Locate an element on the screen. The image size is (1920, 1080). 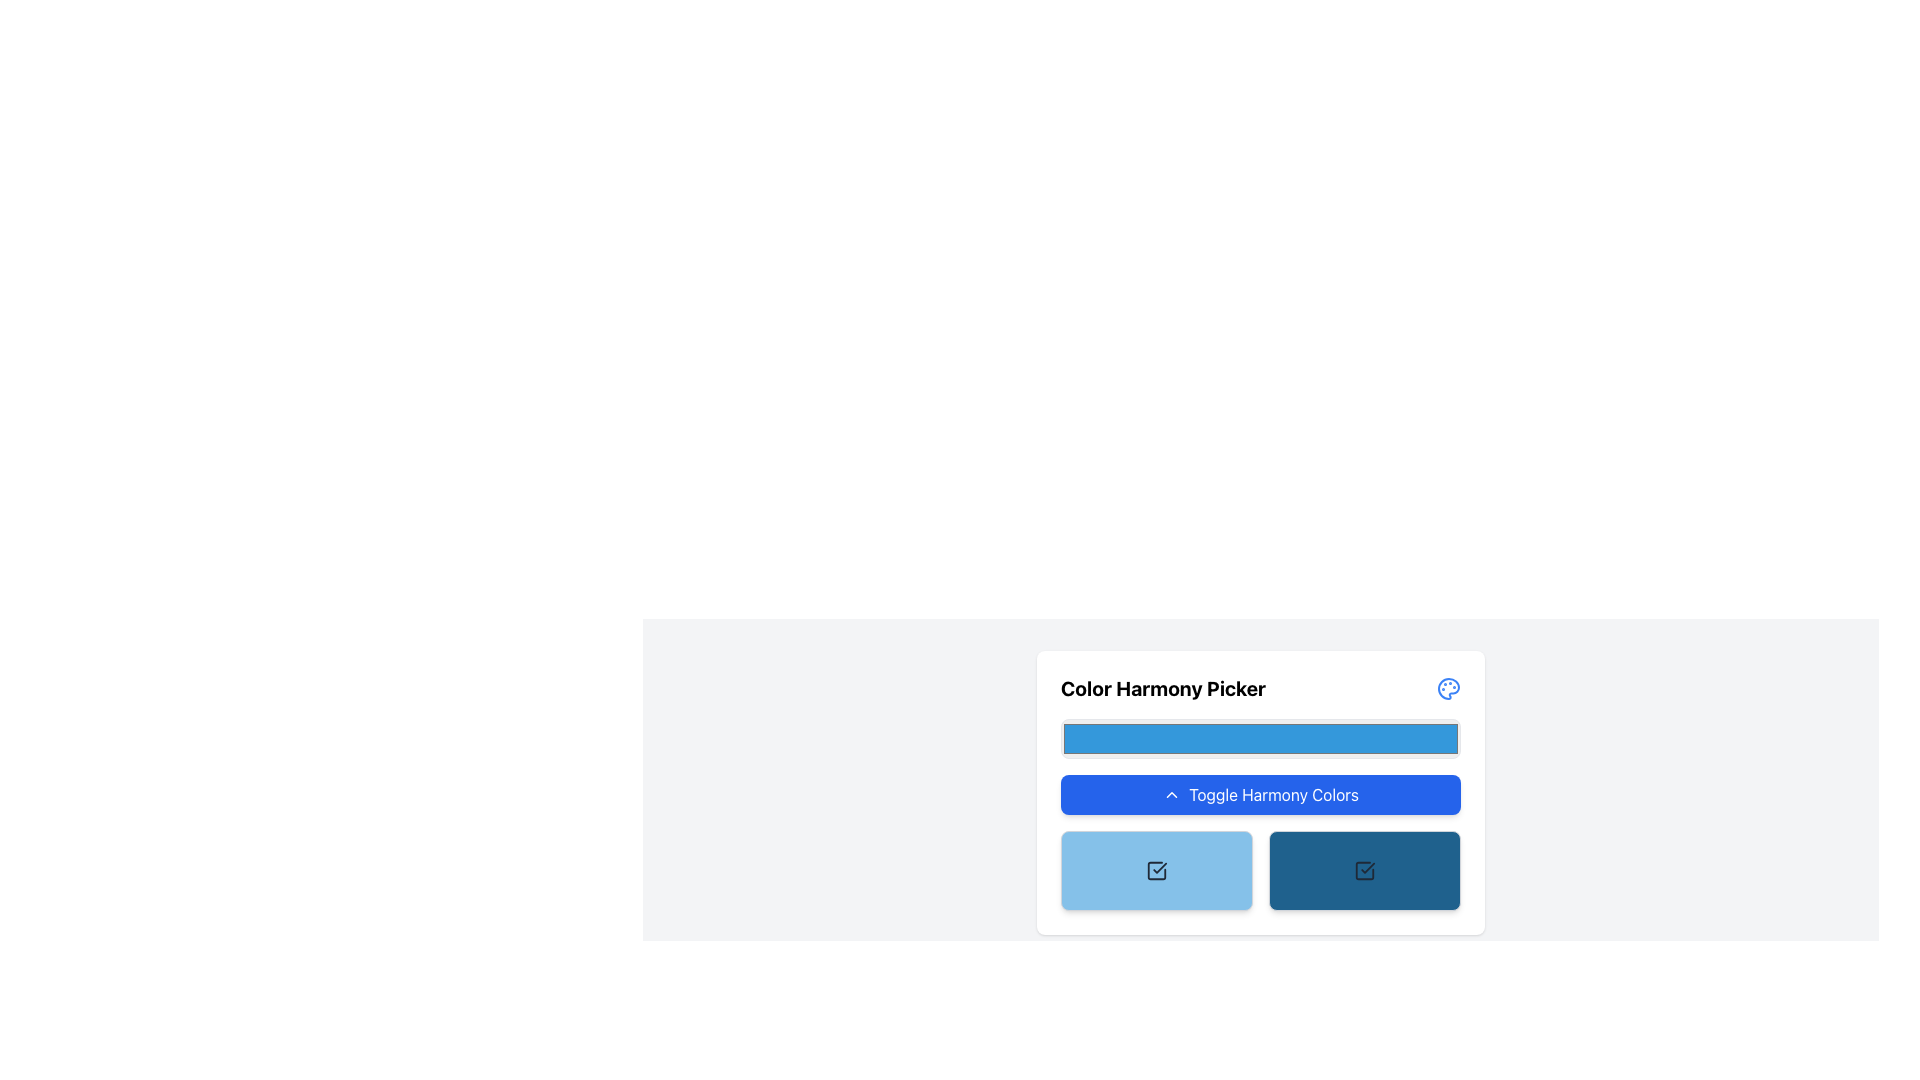
icon located in the leftmost button below the 'Toggle Harmony Colors' UI component in the 'Color Harmony Picker' interface for additional metadata is located at coordinates (1156, 870).